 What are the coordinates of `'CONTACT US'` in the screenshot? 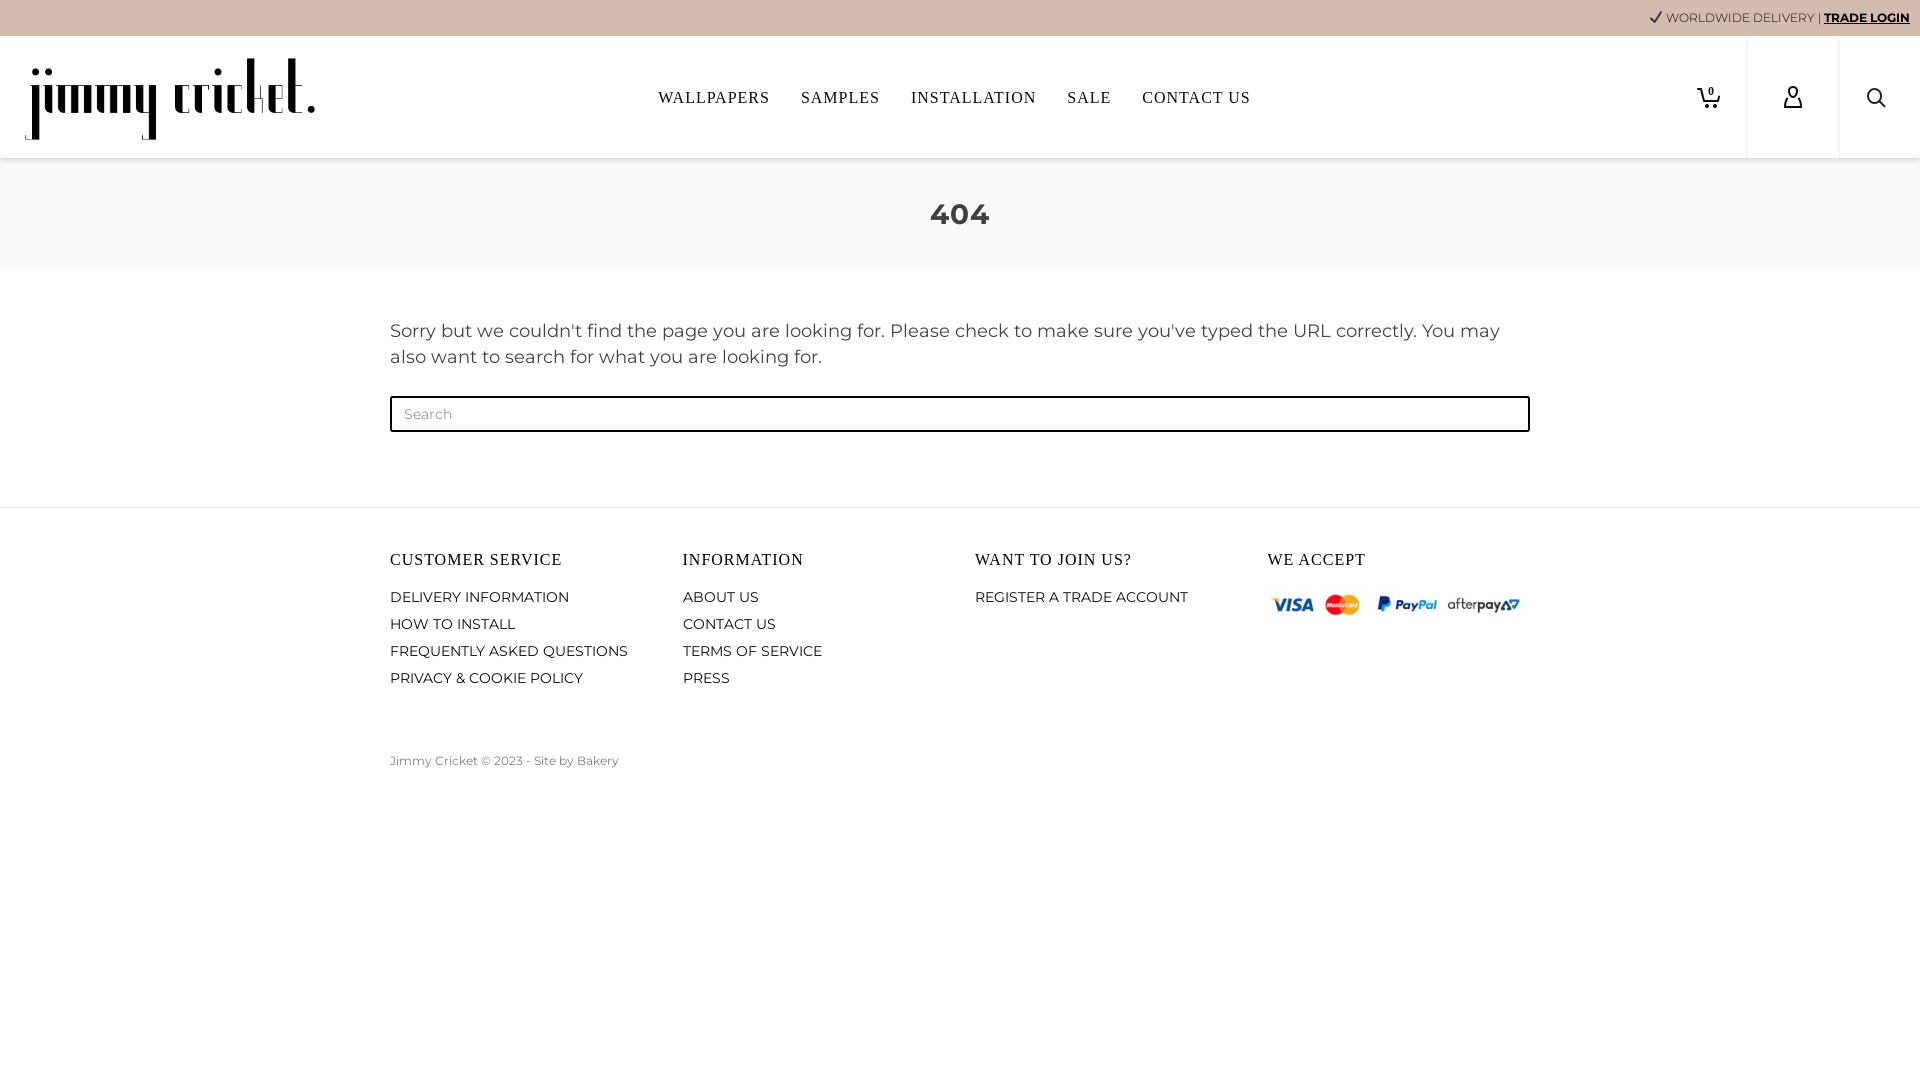 It's located at (1127, 97).